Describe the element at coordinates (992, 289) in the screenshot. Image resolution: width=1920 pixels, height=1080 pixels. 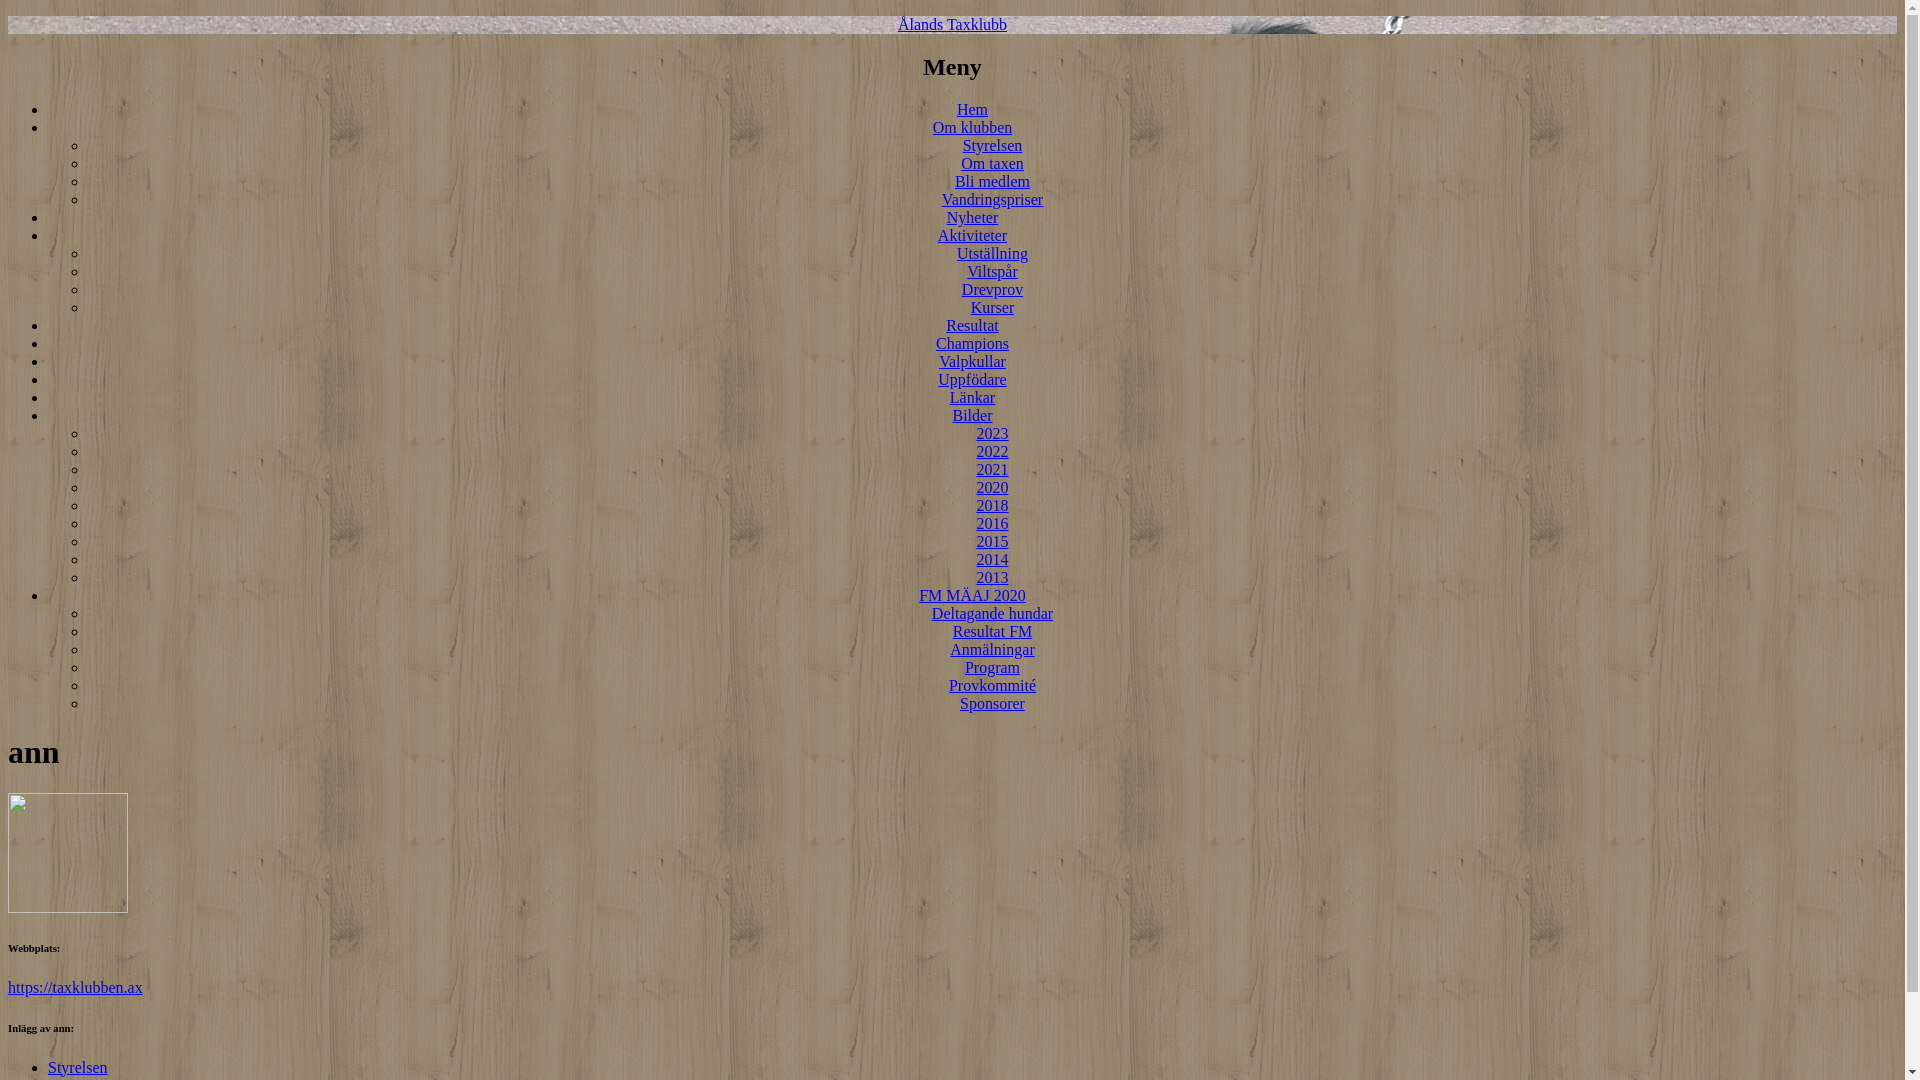
I see `'Drevprov'` at that location.